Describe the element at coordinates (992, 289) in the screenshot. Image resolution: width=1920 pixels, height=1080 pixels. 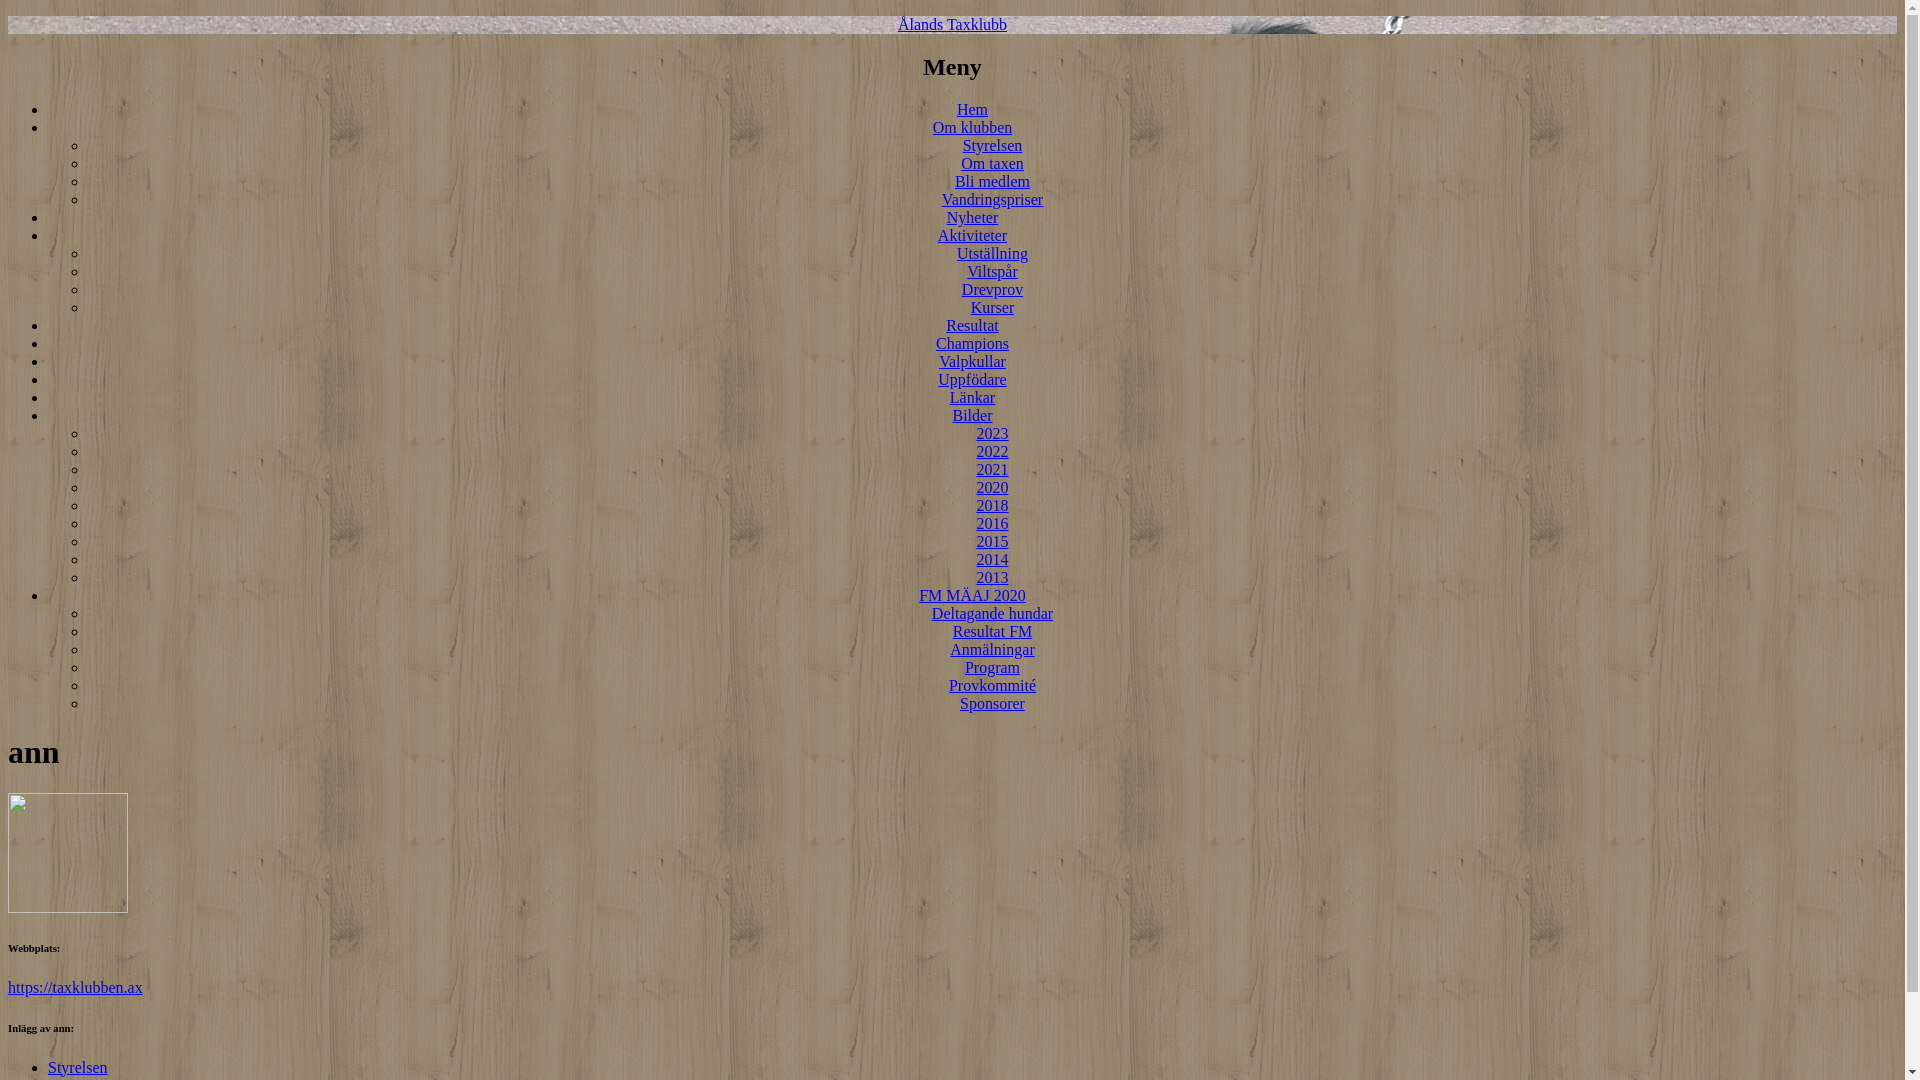
I see `'Drevprov'` at that location.